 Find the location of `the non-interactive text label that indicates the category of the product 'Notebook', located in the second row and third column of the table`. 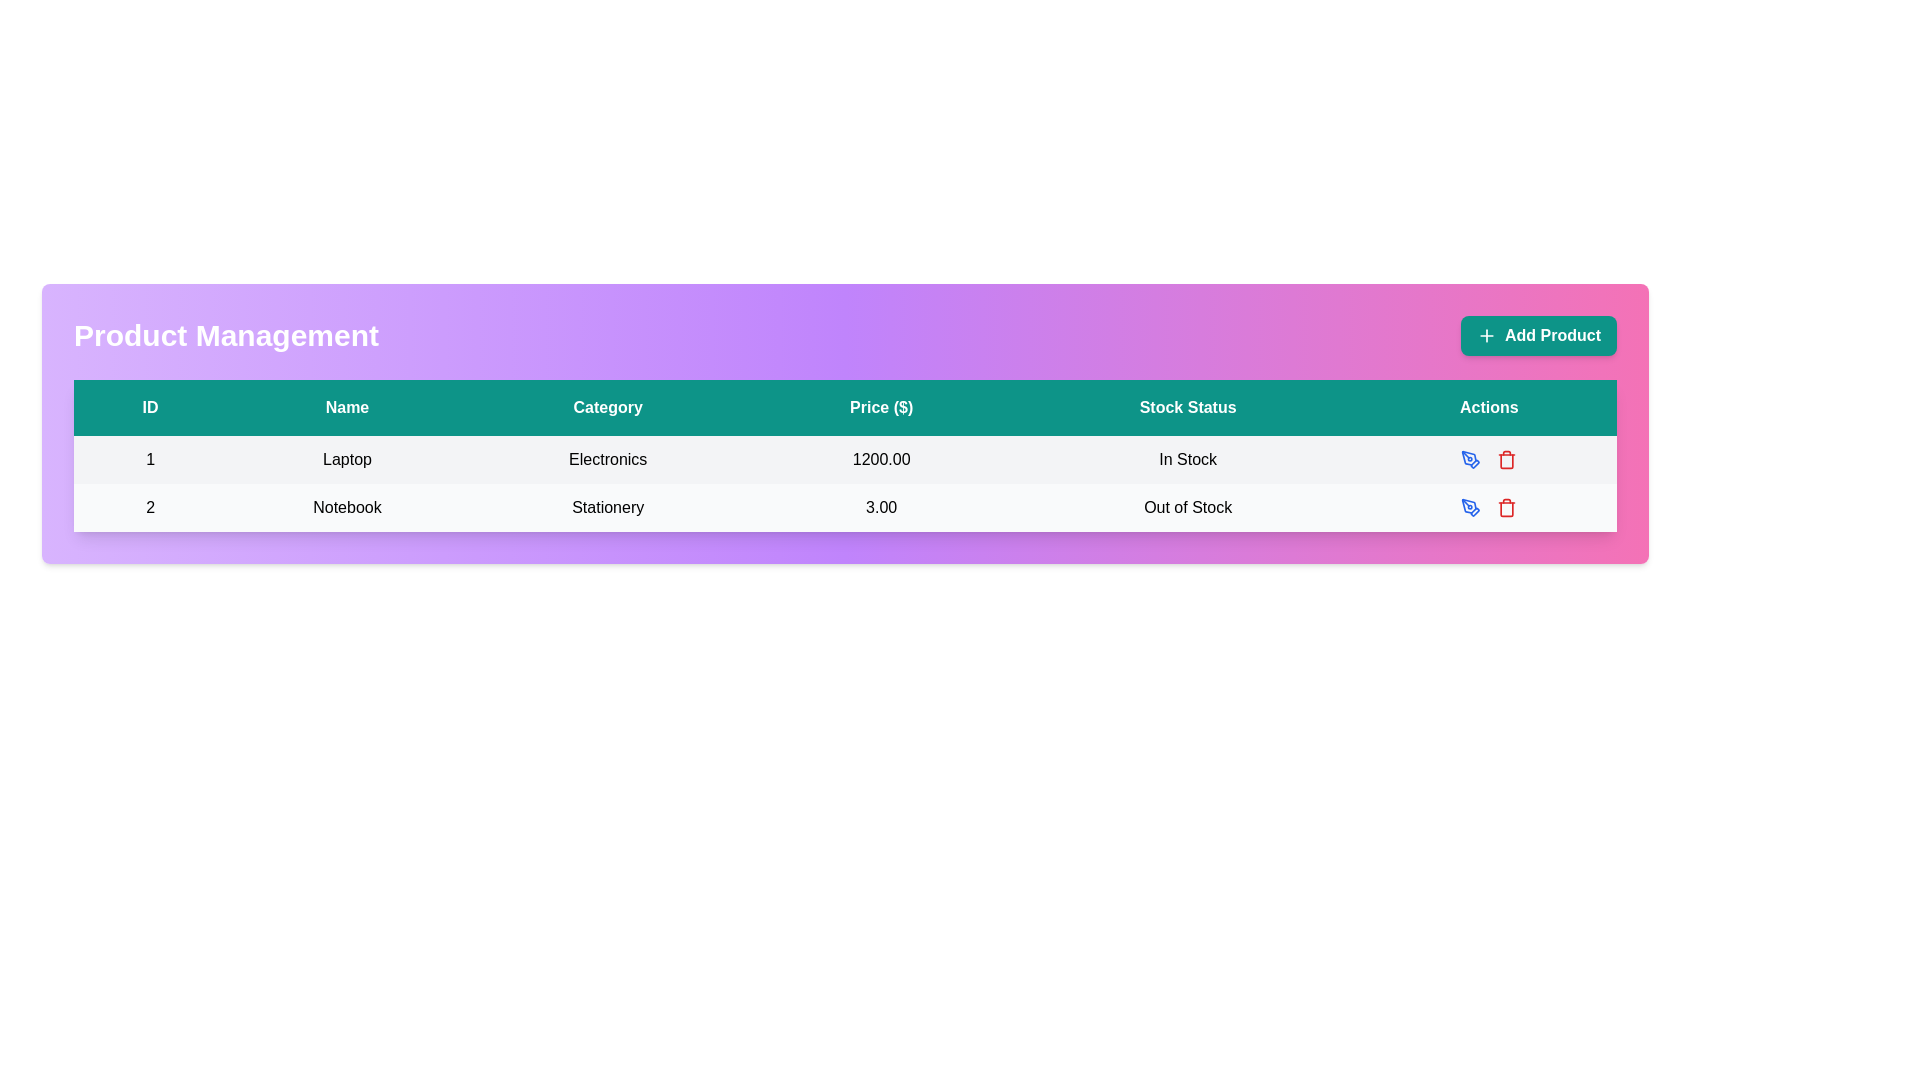

the non-interactive text label that indicates the category of the product 'Notebook', located in the second row and third column of the table is located at coordinates (607, 507).